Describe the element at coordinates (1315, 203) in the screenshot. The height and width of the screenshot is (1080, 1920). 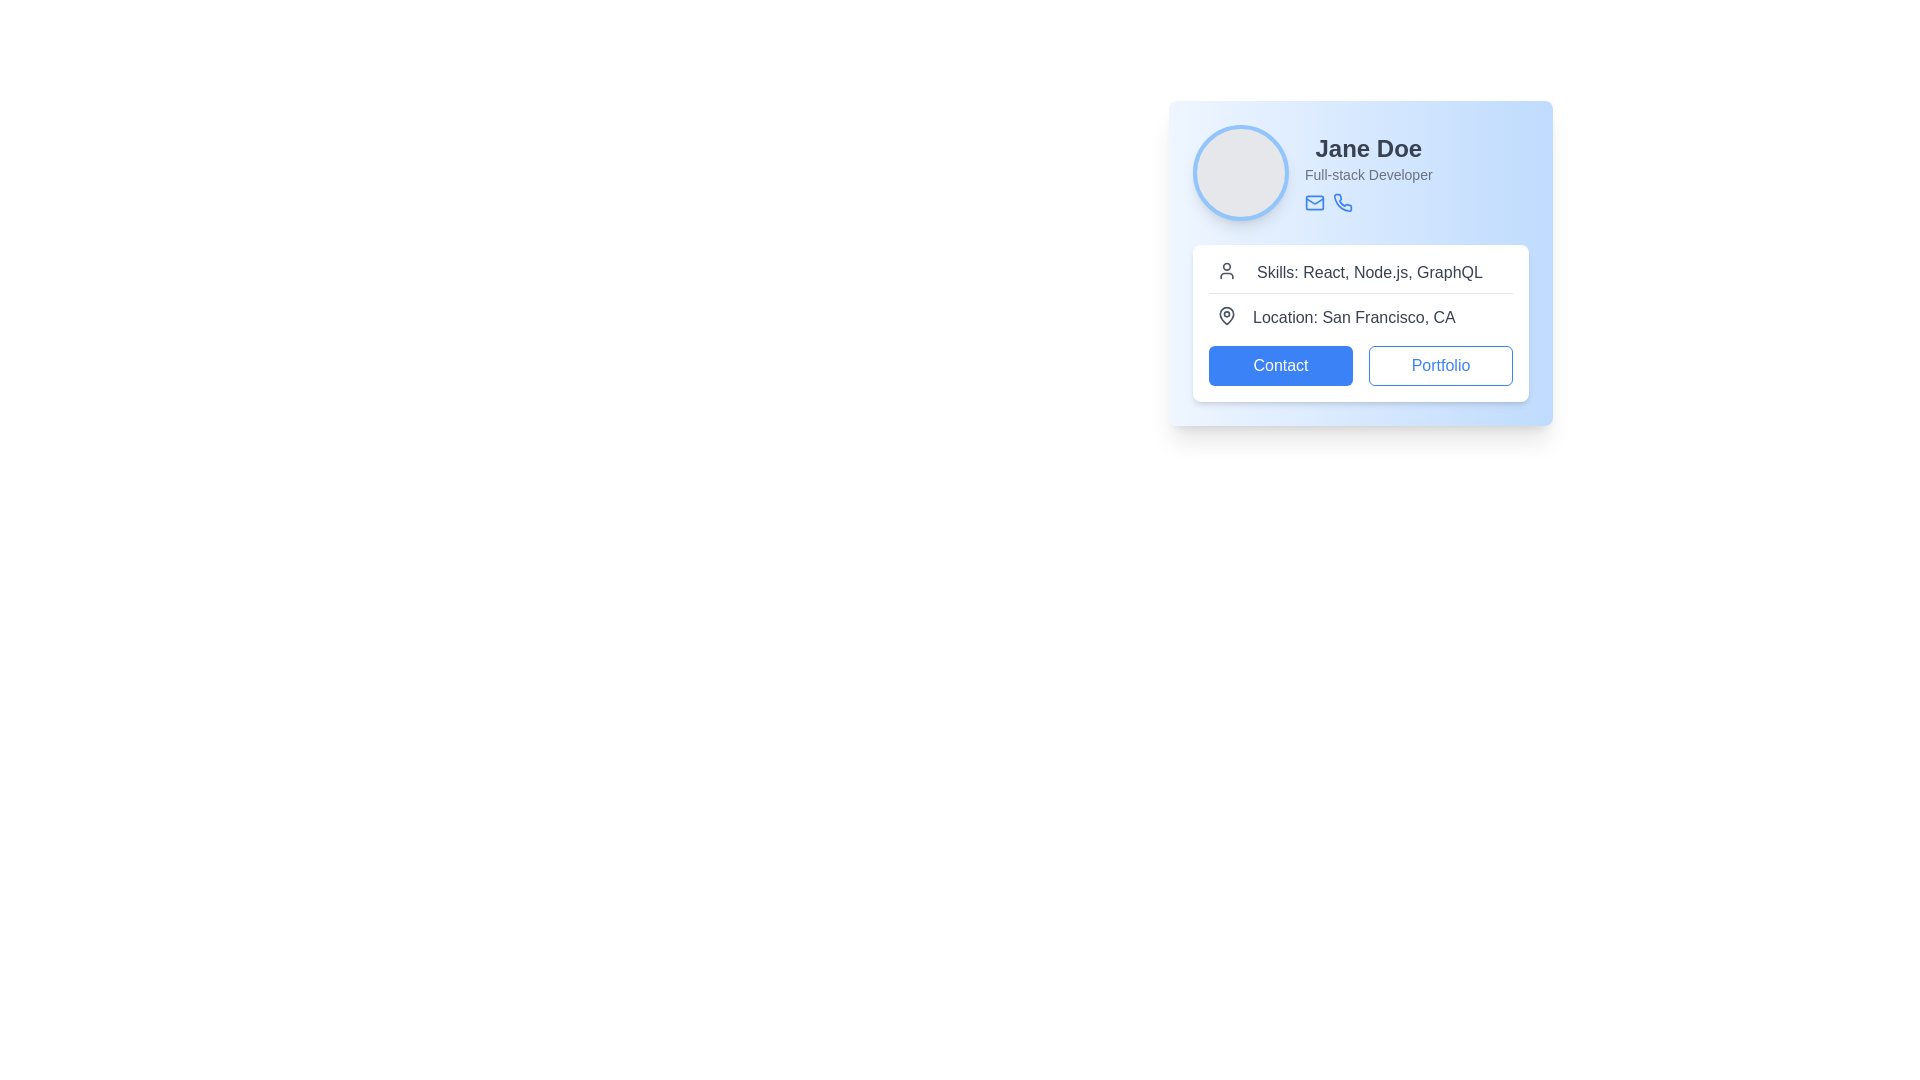
I see `the envelope icon button located to the right of the profile picture` at that location.